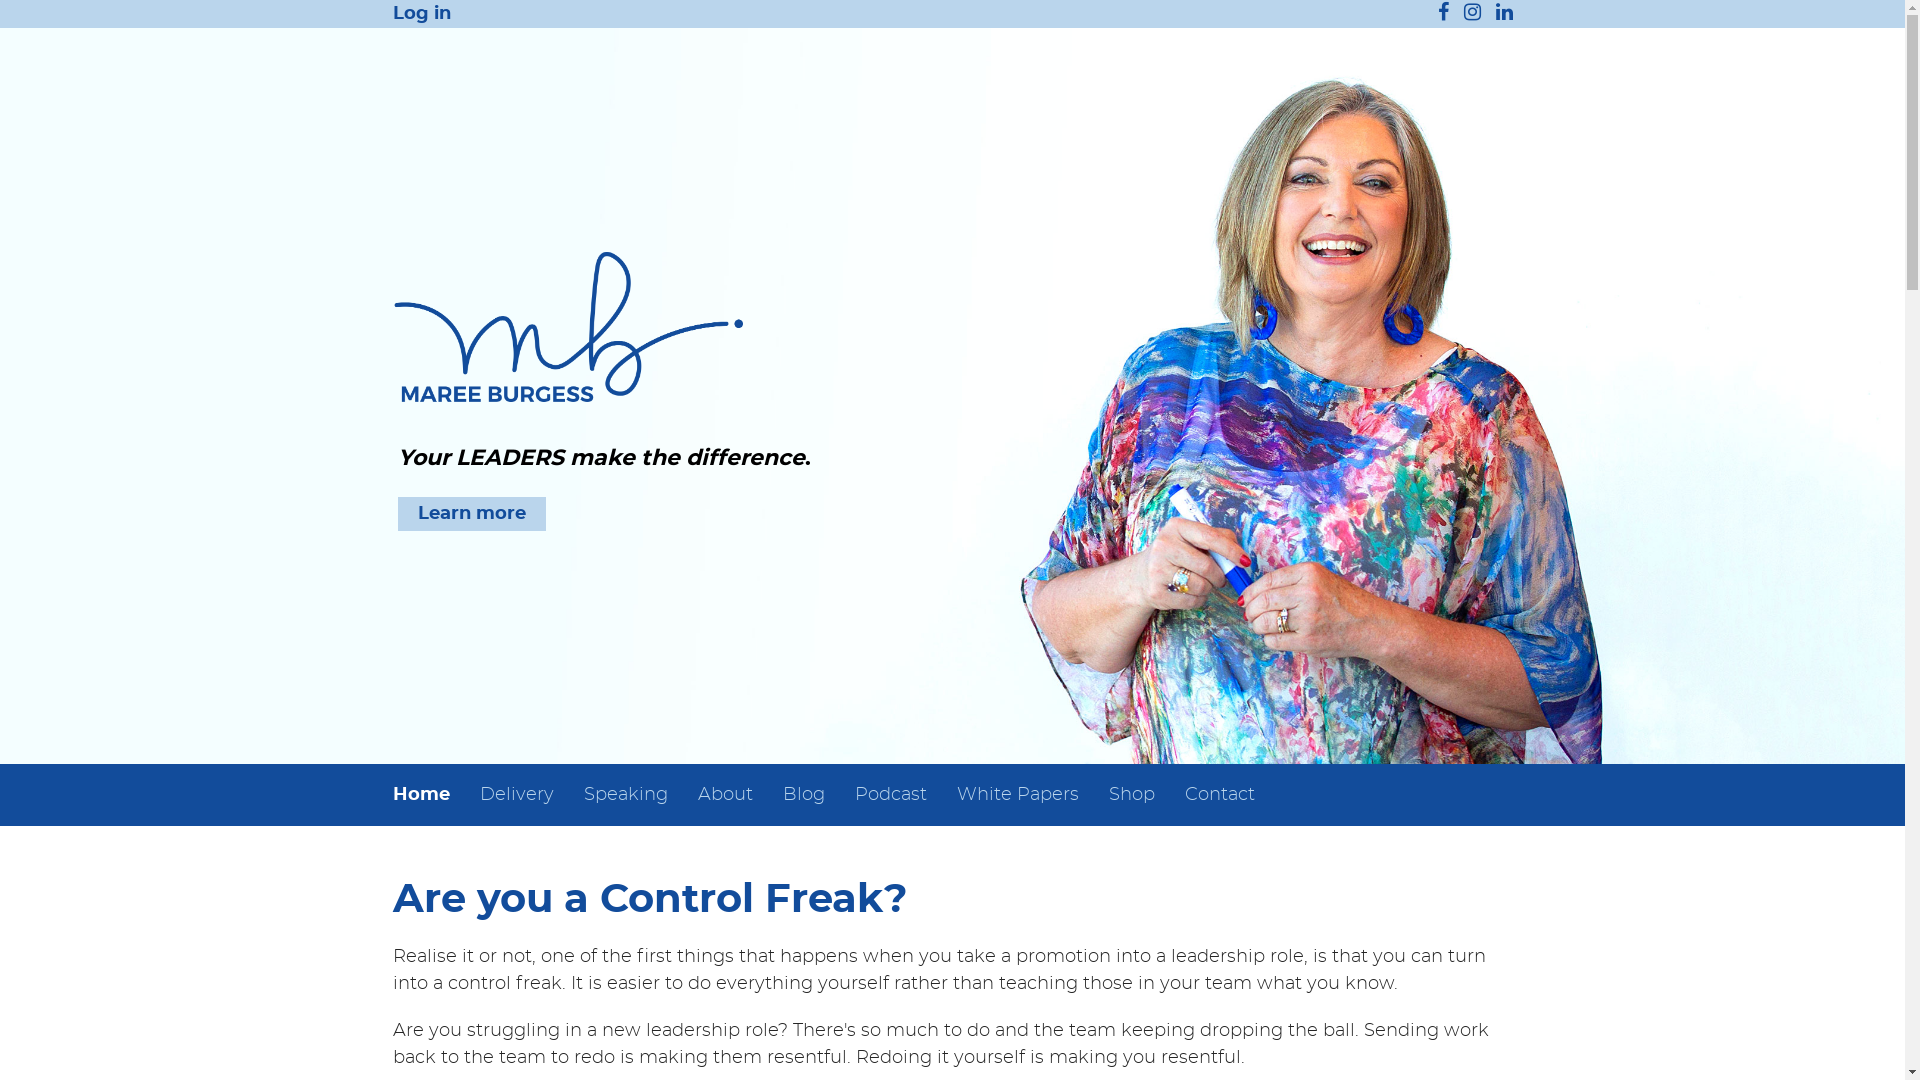 This screenshot has width=1920, height=1080. I want to click on 'Home', so click(426, 793).